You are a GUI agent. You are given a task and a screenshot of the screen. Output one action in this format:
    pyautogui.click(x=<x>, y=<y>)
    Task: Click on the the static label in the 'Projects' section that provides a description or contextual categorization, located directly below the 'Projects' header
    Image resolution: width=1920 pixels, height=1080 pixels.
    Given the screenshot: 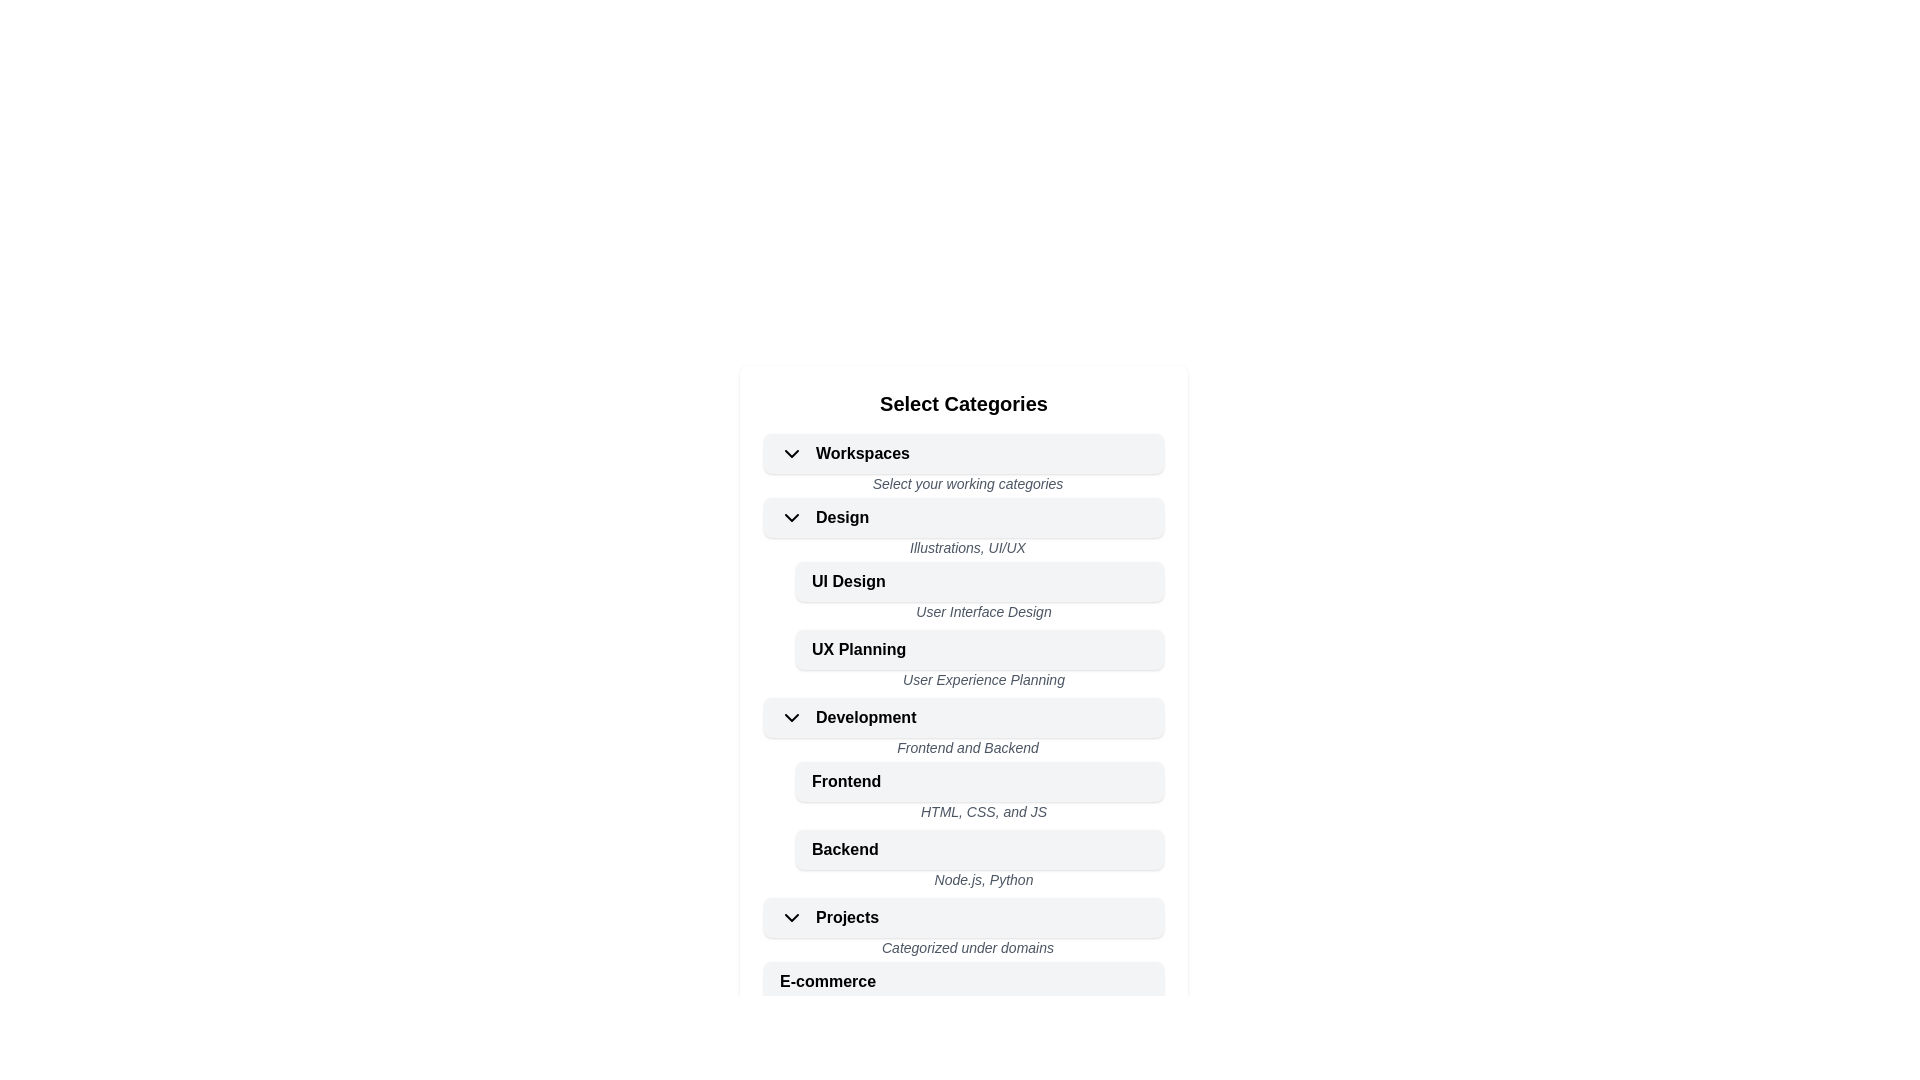 What is the action you would take?
    pyautogui.click(x=964, y=948)
    